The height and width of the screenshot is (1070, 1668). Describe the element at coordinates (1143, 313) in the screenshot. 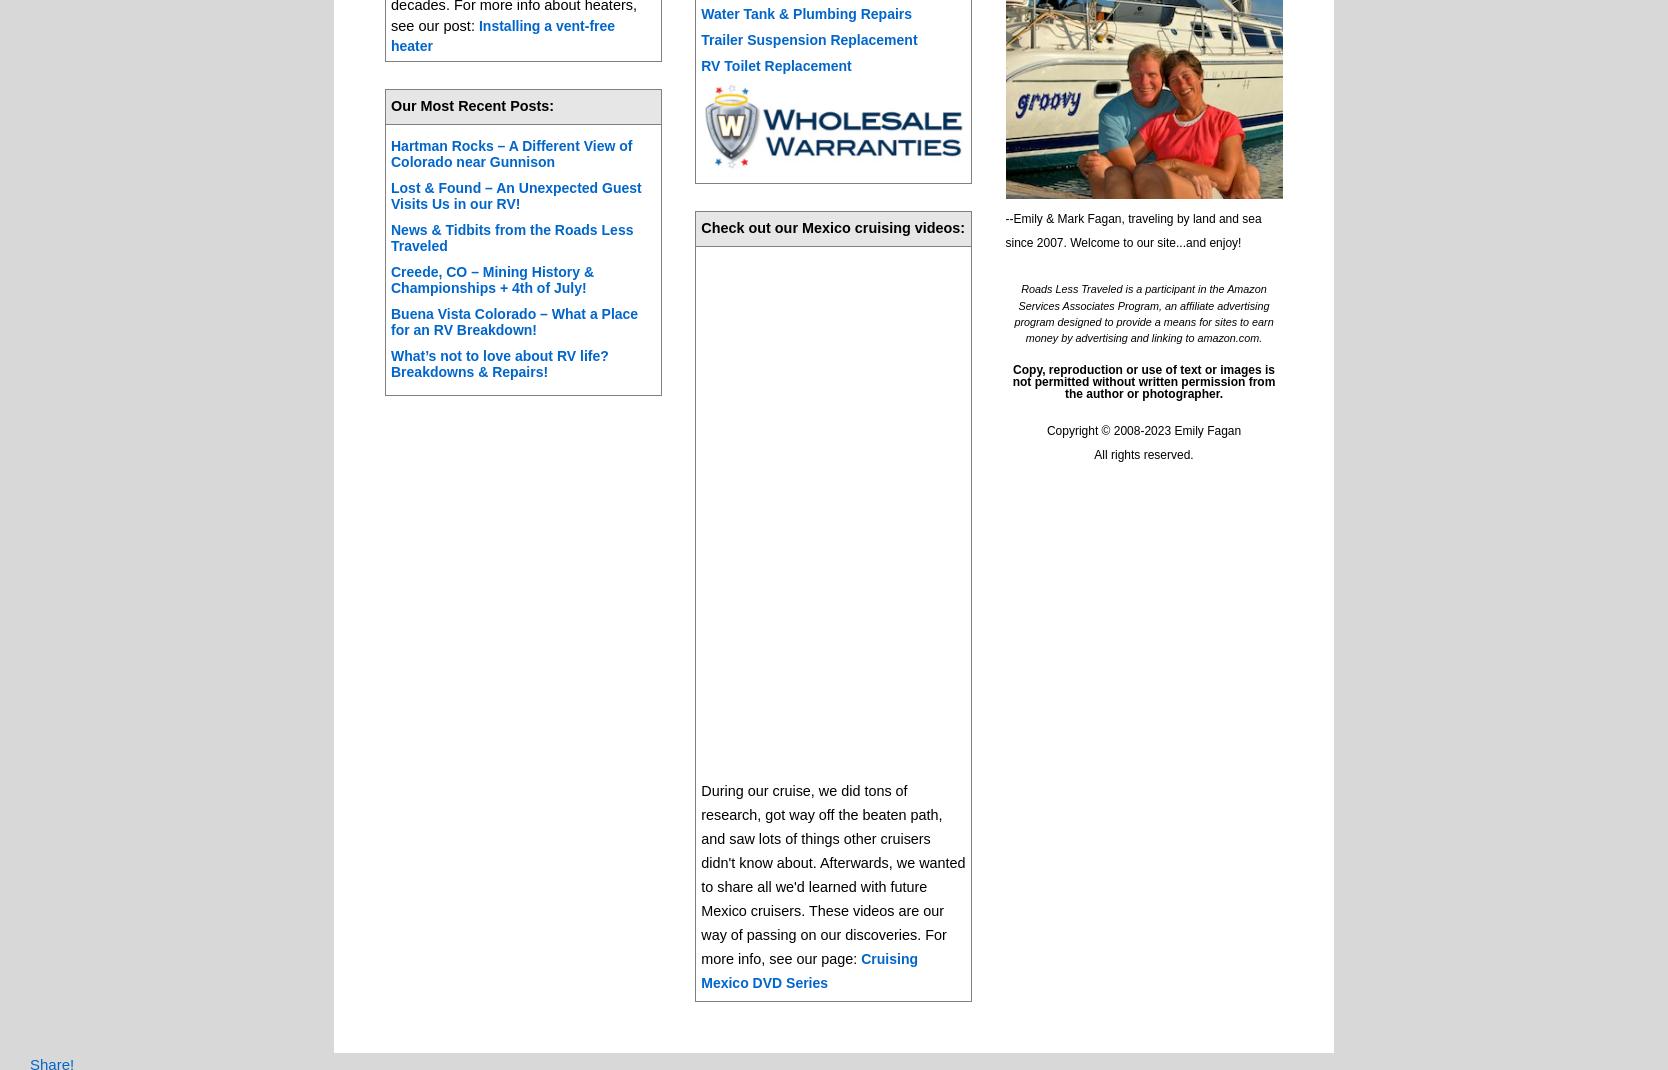

I see `'Roads Less Traveled is a participant in the Amazon Services Associates Program, an affiliate advertising program designed to provide a means for sites to earn money by advertising and linking to amazon.com.'` at that location.